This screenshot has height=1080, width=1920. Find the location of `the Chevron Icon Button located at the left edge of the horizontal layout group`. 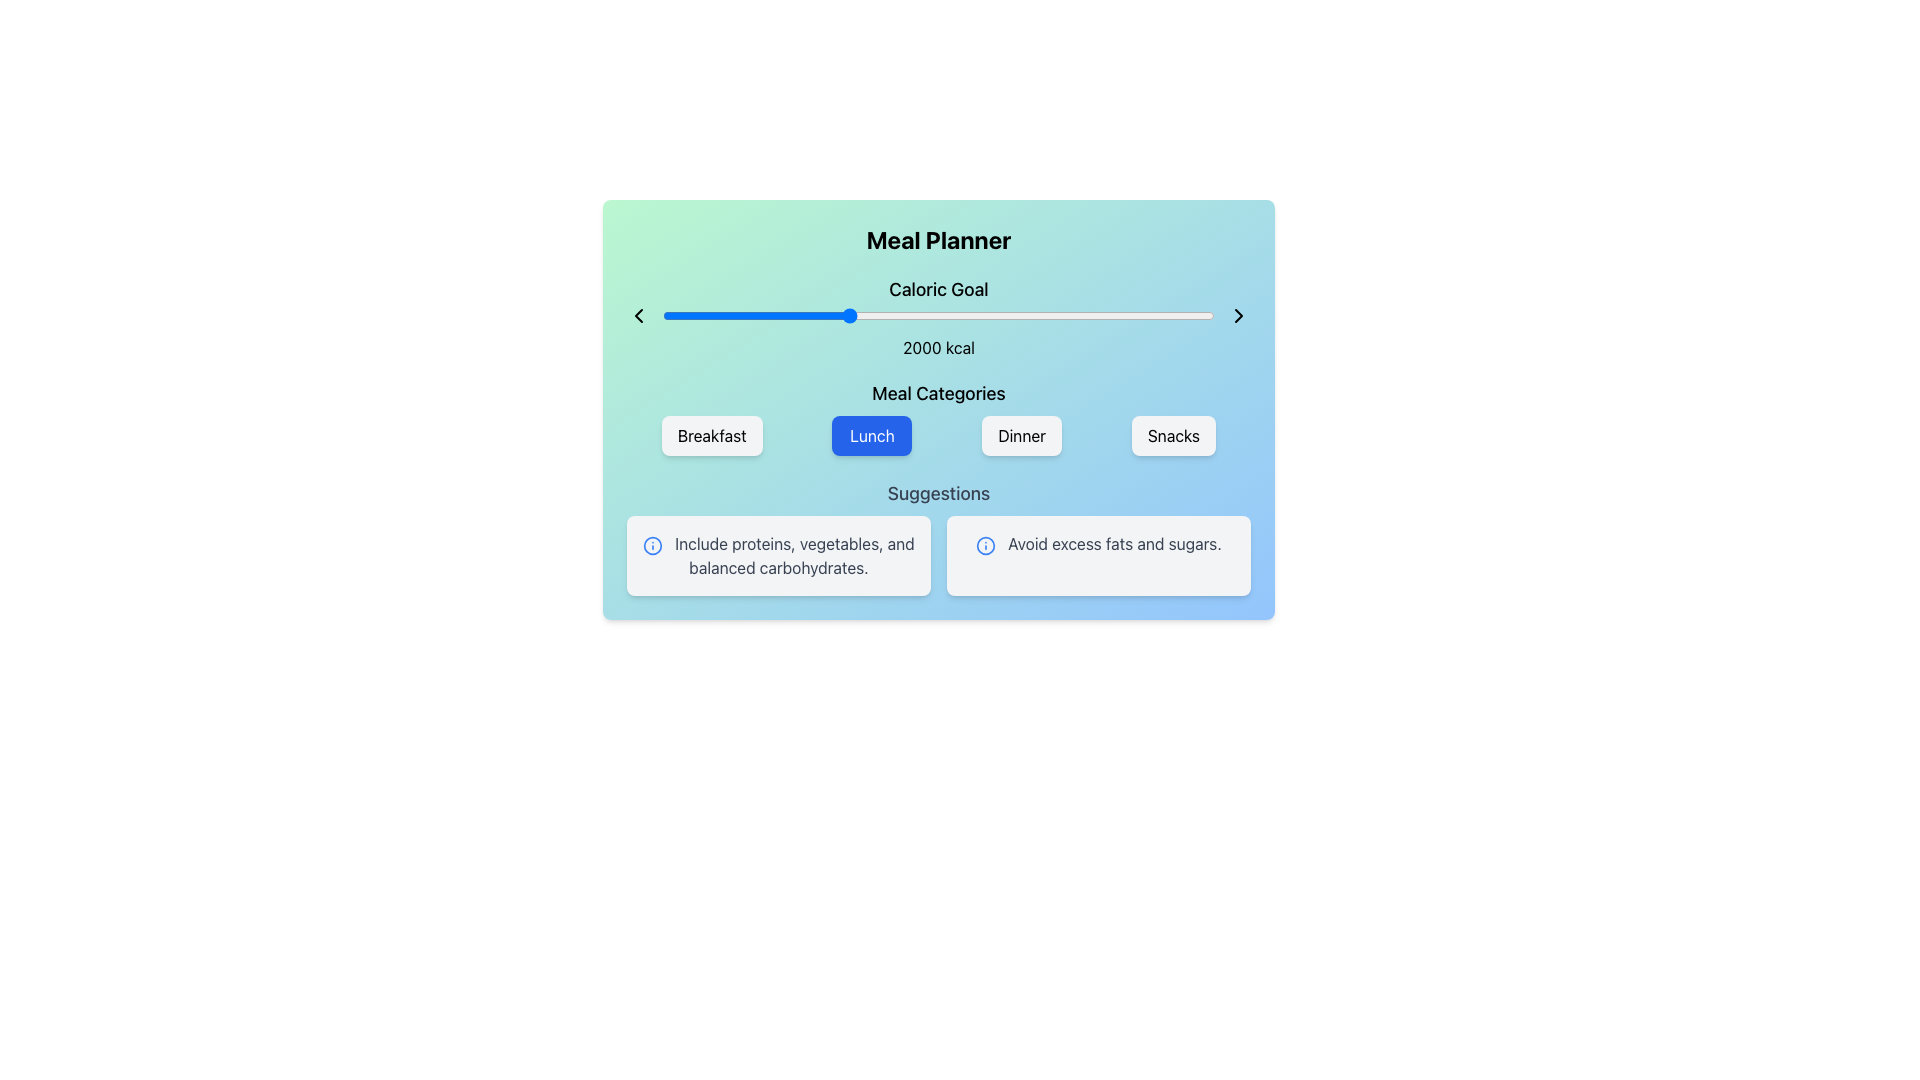

the Chevron Icon Button located at the left edge of the horizontal layout group is located at coordinates (637, 315).